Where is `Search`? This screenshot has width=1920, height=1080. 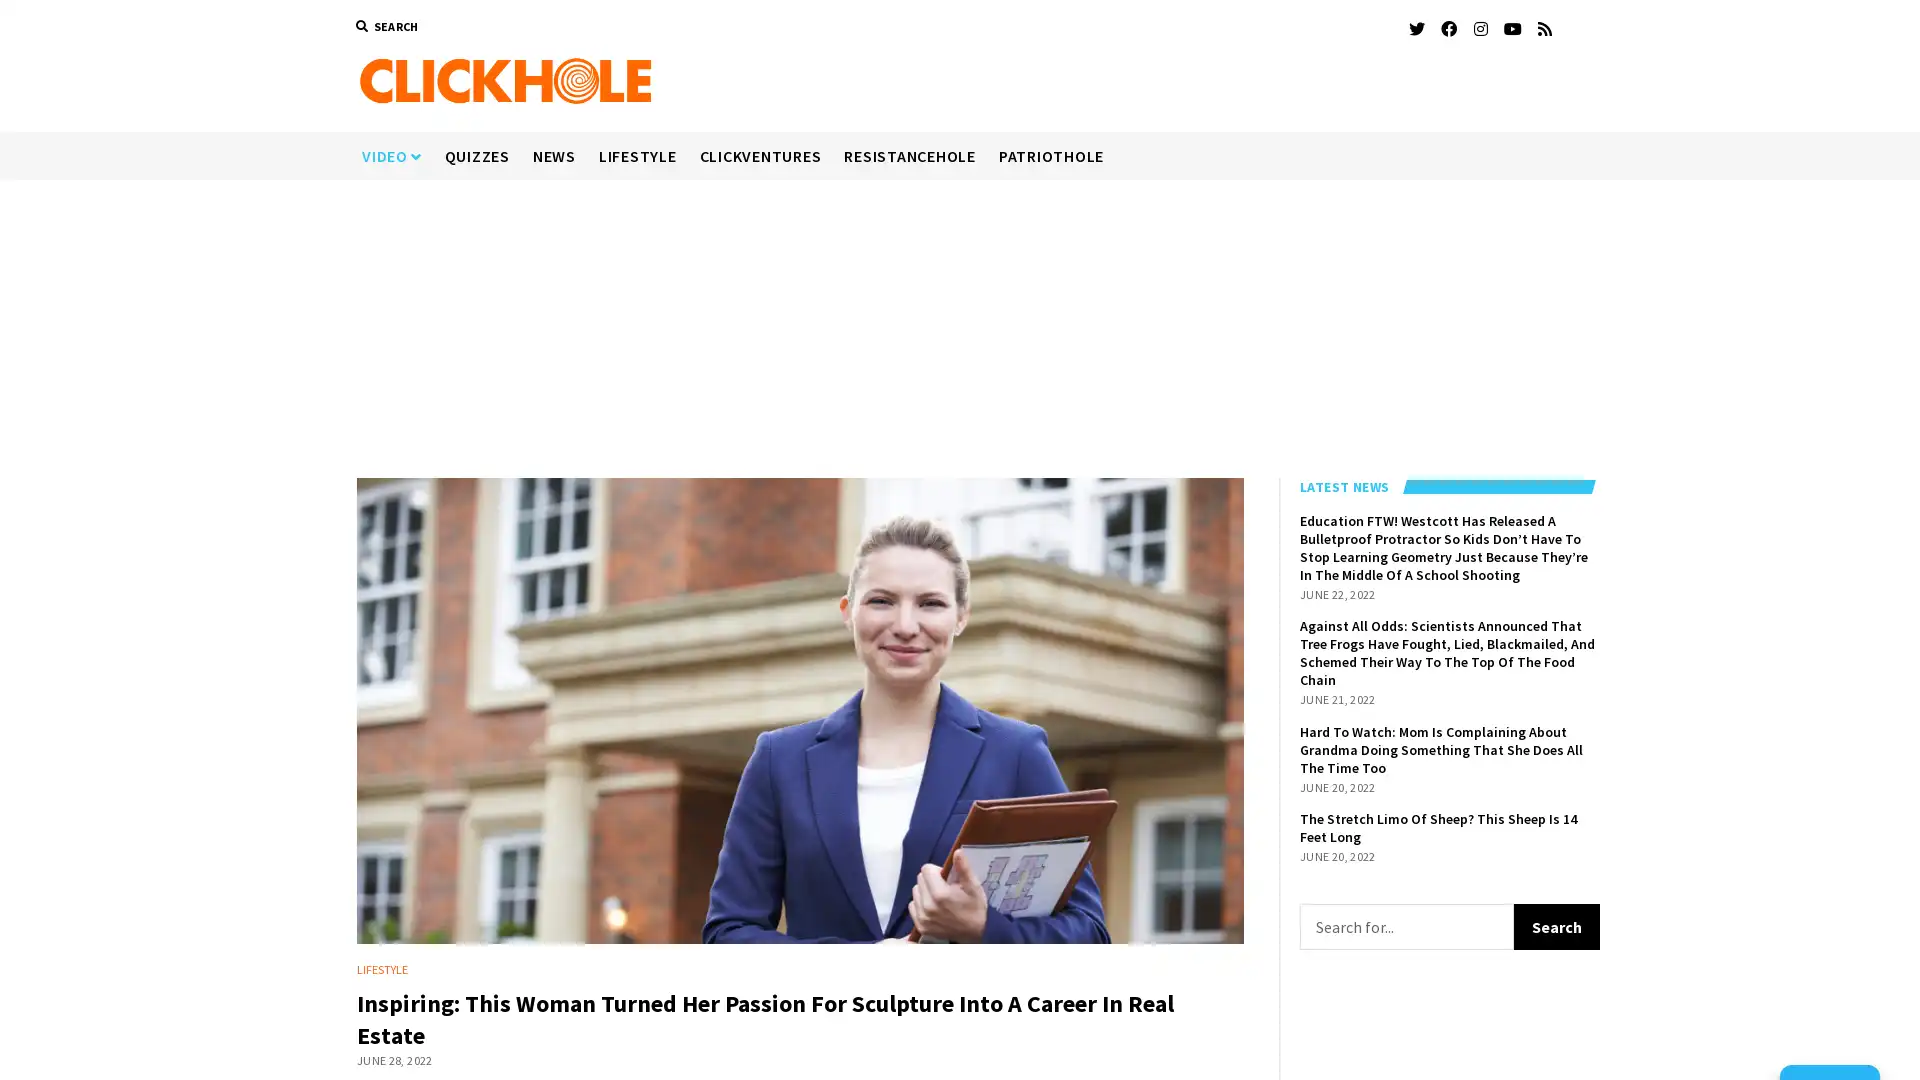
Search is located at coordinates (1555, 926).